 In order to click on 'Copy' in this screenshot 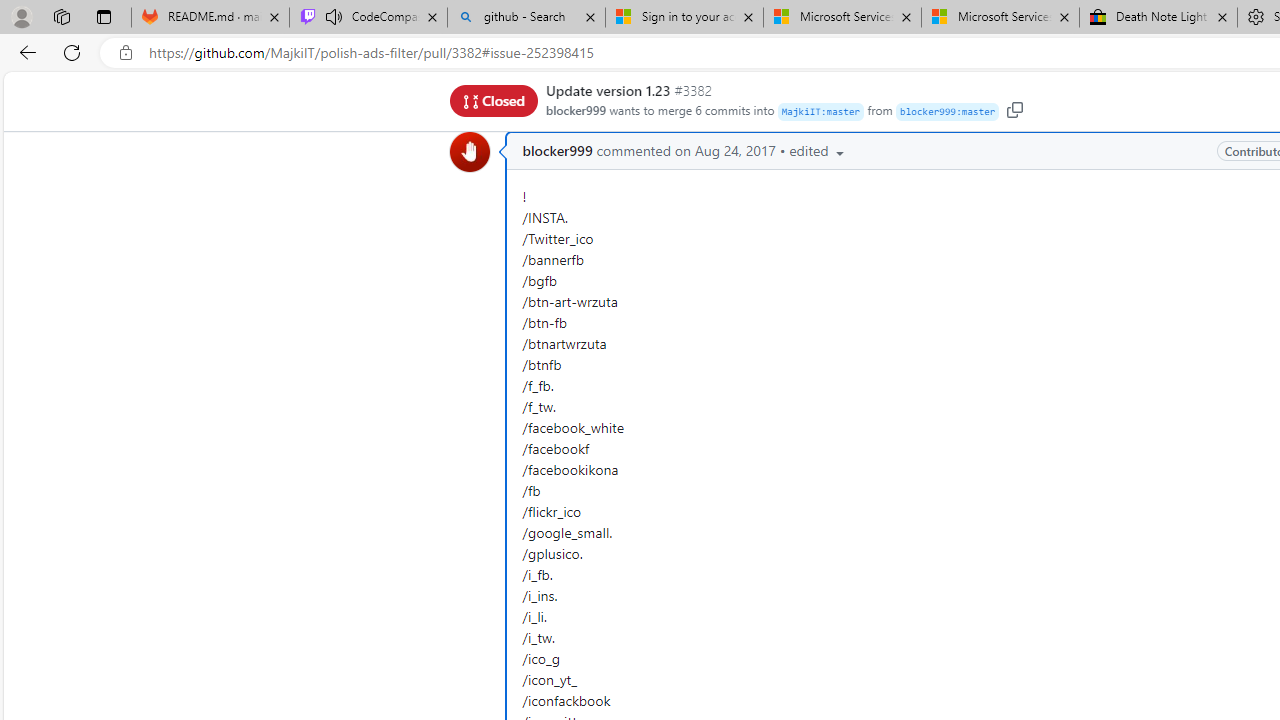, I will do `click(1014, 109)`.